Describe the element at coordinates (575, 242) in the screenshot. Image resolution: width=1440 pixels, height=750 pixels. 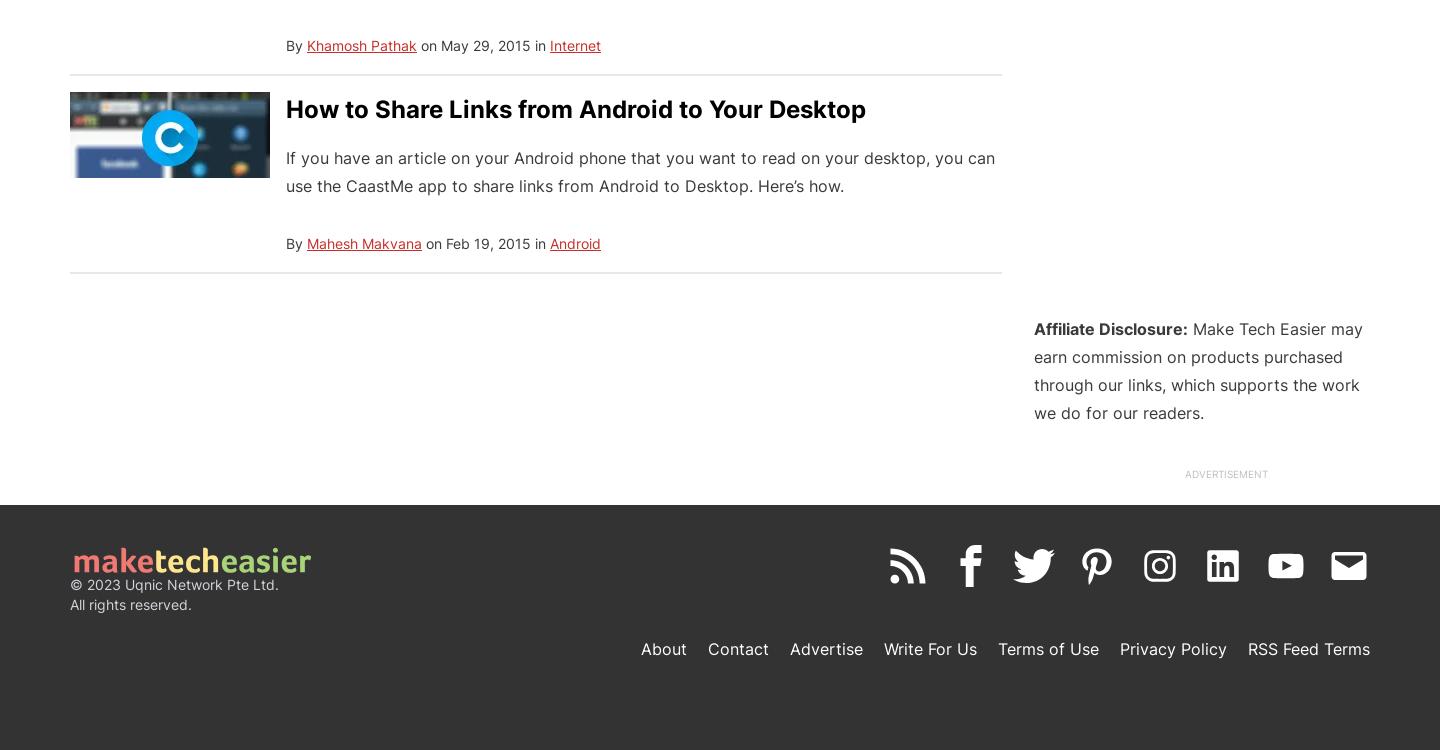
I see `'Android'` at that location.